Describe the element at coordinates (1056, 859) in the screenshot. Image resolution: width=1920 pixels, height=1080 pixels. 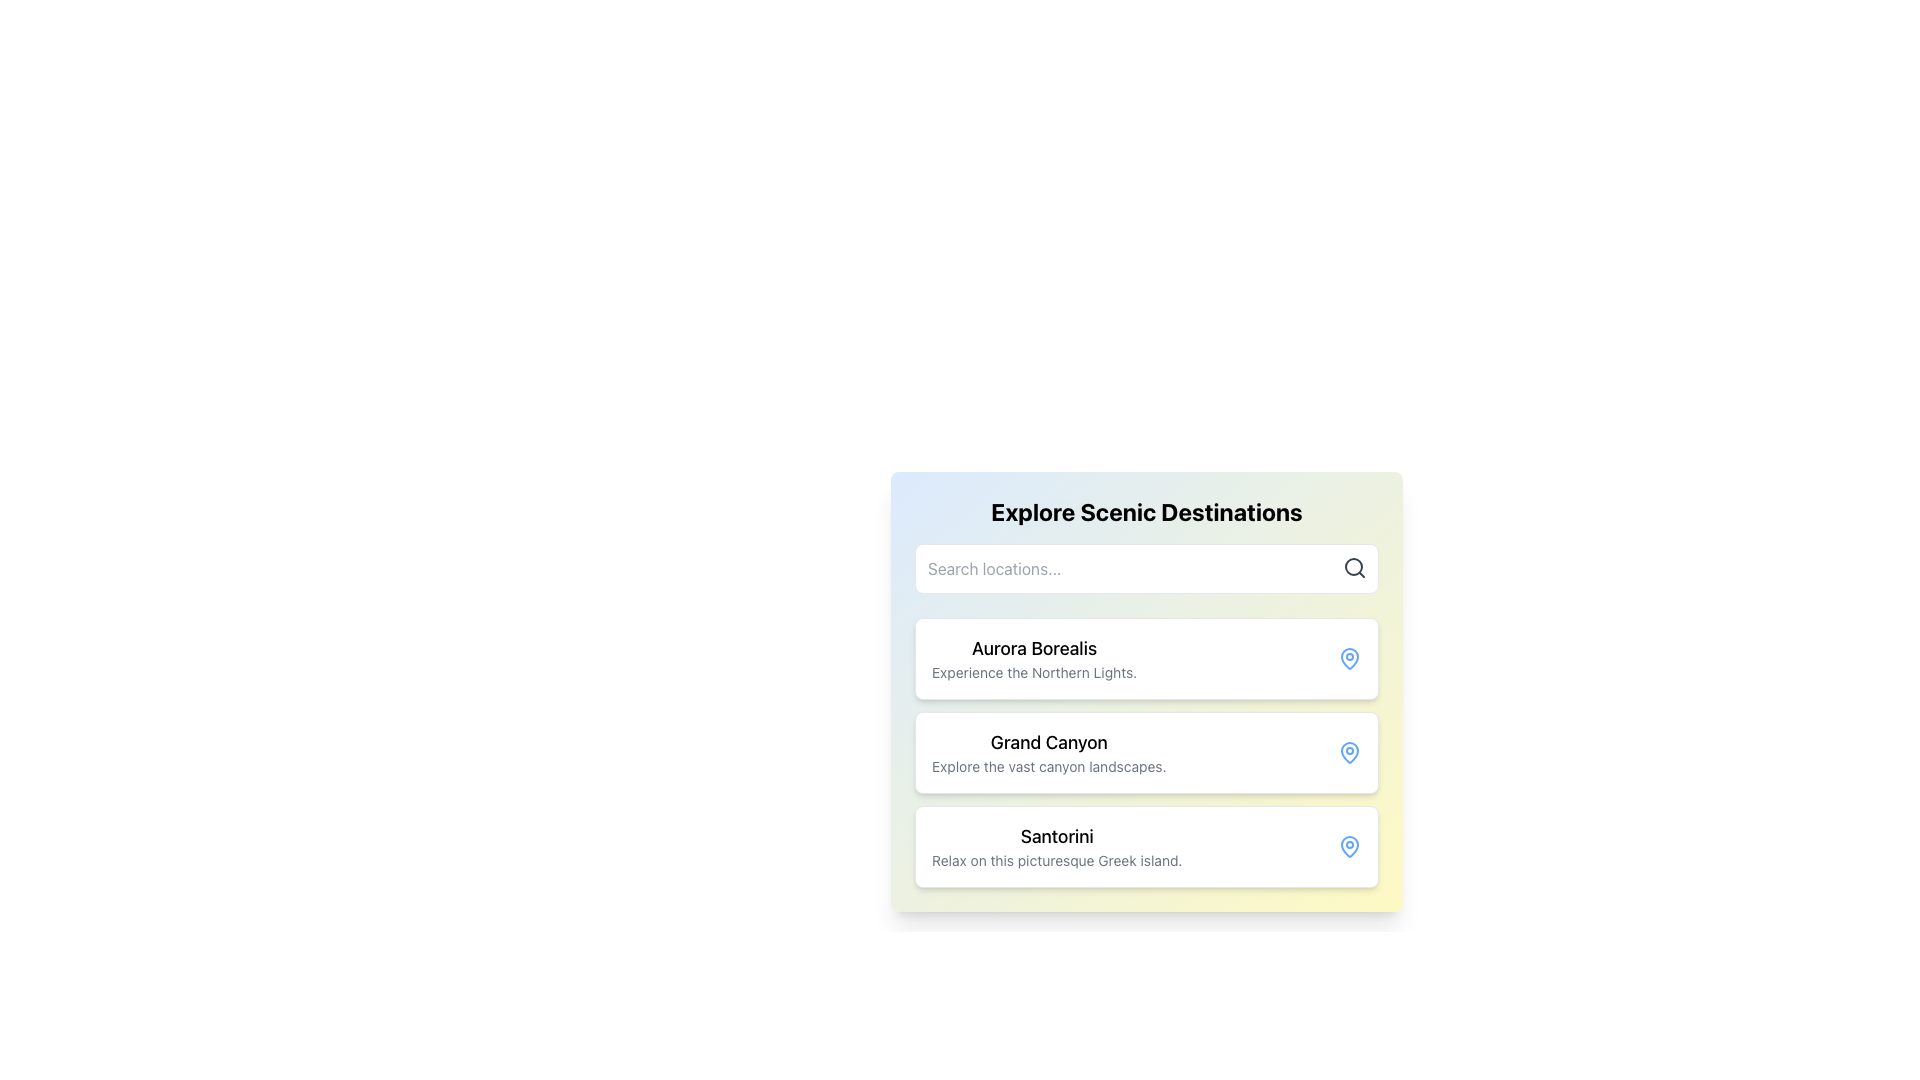
I see `the static text reading 'Relax on this picturesque Greek island.' located below the 'Santorini' header in the third item of the 'Explore Scenic Destinations' list` at that location.